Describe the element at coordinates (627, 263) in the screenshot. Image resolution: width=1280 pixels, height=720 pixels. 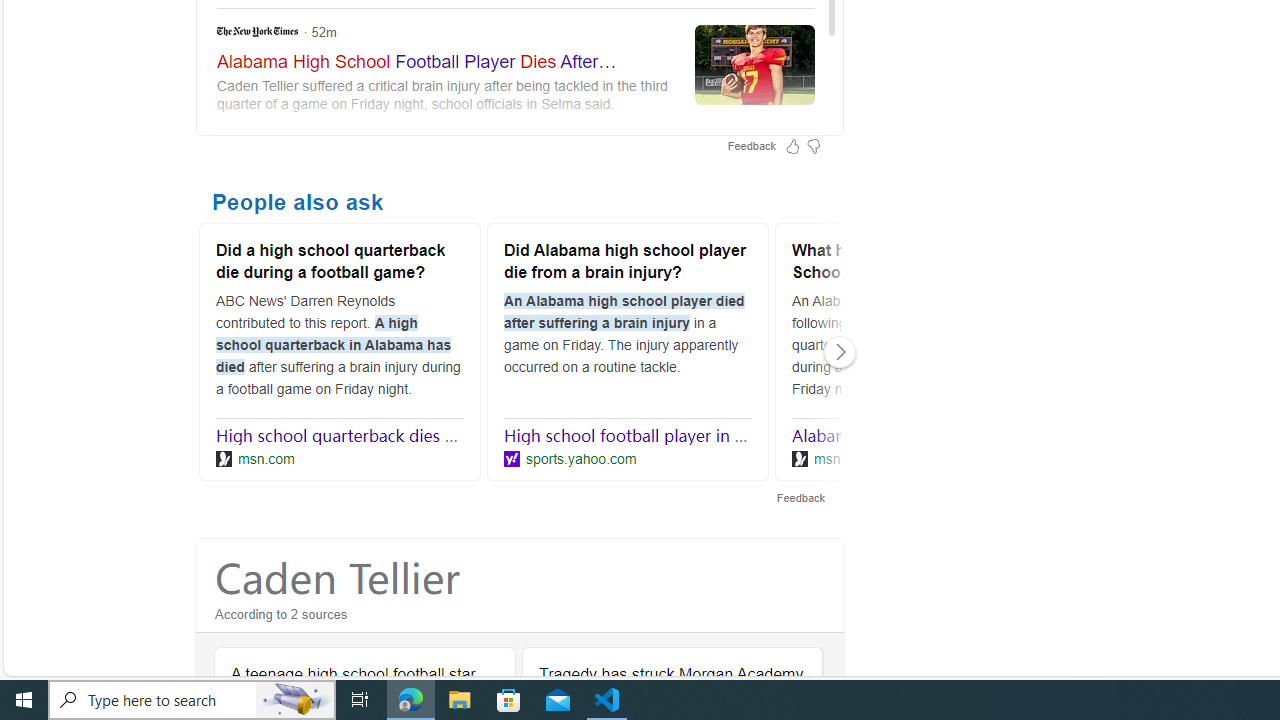
I see `'Did Alabama high school player die from a brain injury?'` at that location.